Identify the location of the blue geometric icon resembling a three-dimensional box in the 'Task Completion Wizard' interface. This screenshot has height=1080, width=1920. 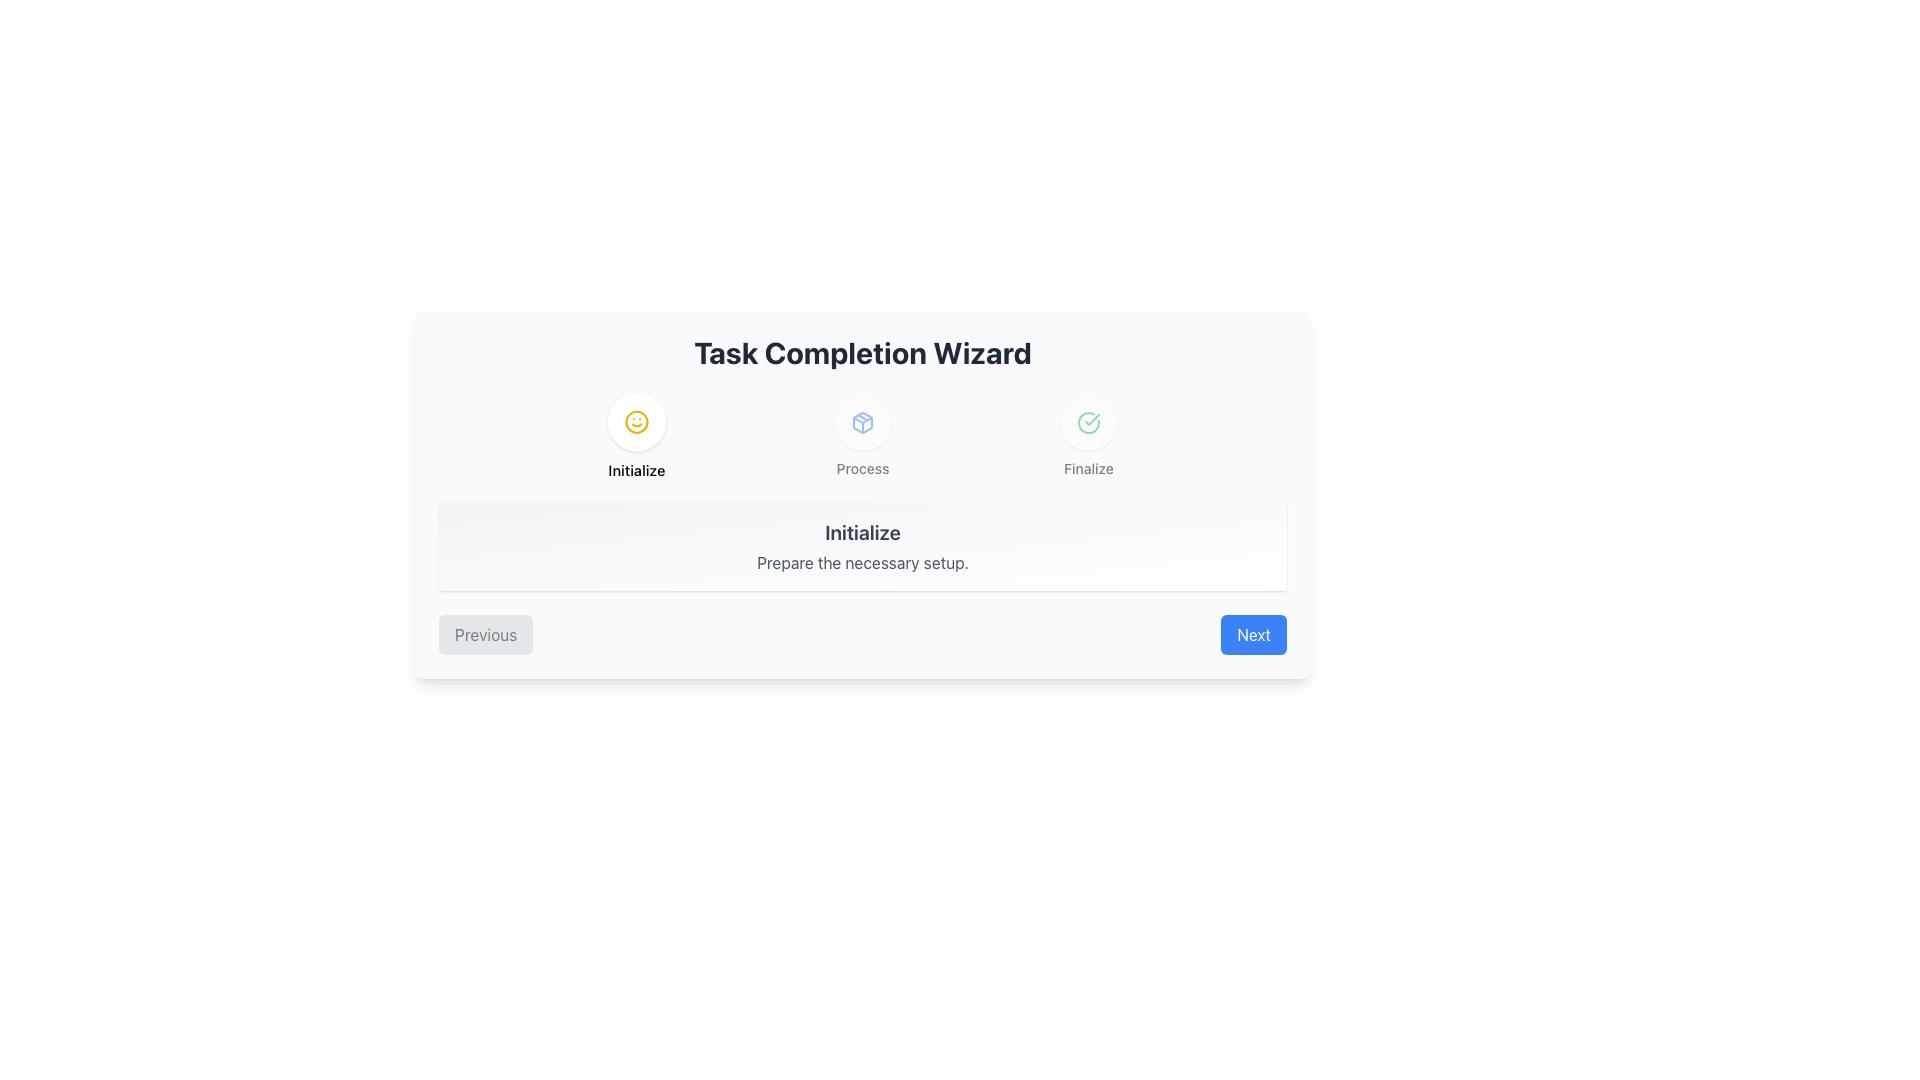
(863, 422).